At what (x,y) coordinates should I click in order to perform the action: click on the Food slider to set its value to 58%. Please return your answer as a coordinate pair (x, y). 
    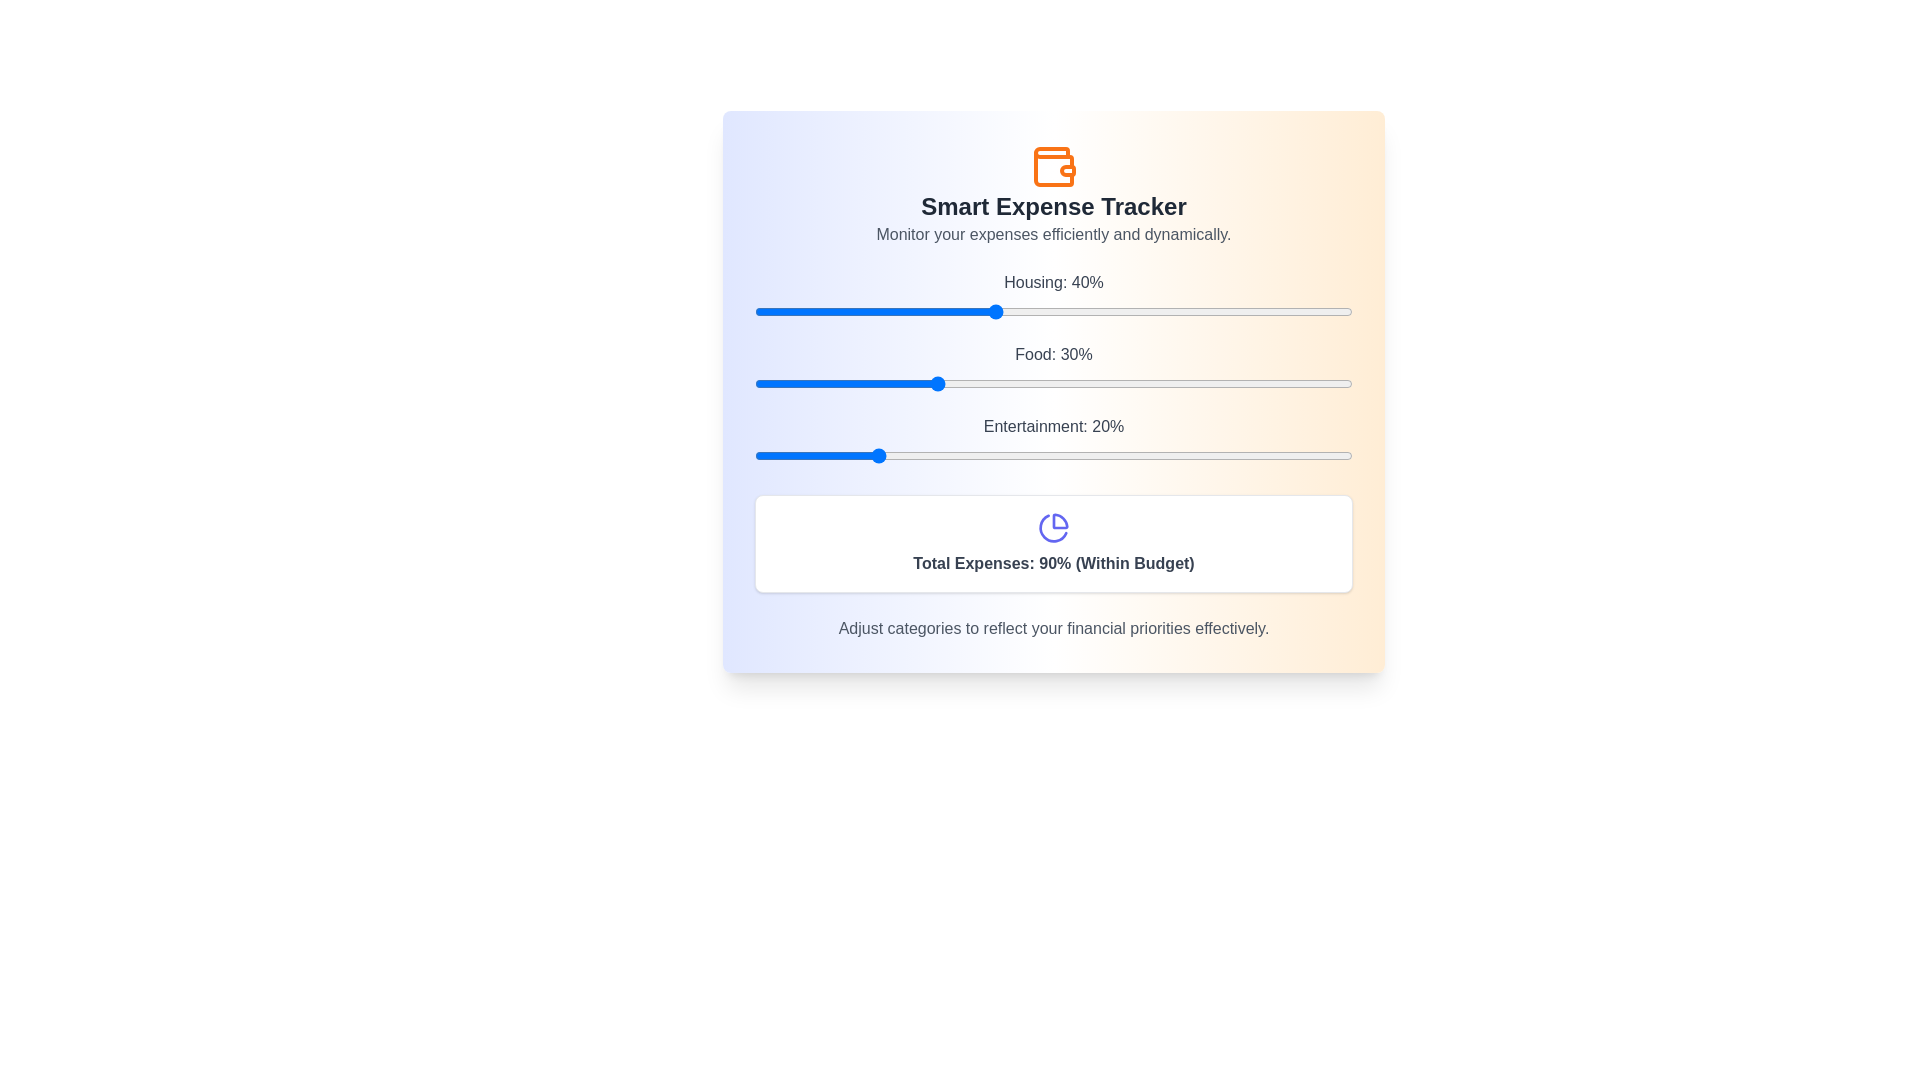
    Looking at the image, I should click on (1100, 384).